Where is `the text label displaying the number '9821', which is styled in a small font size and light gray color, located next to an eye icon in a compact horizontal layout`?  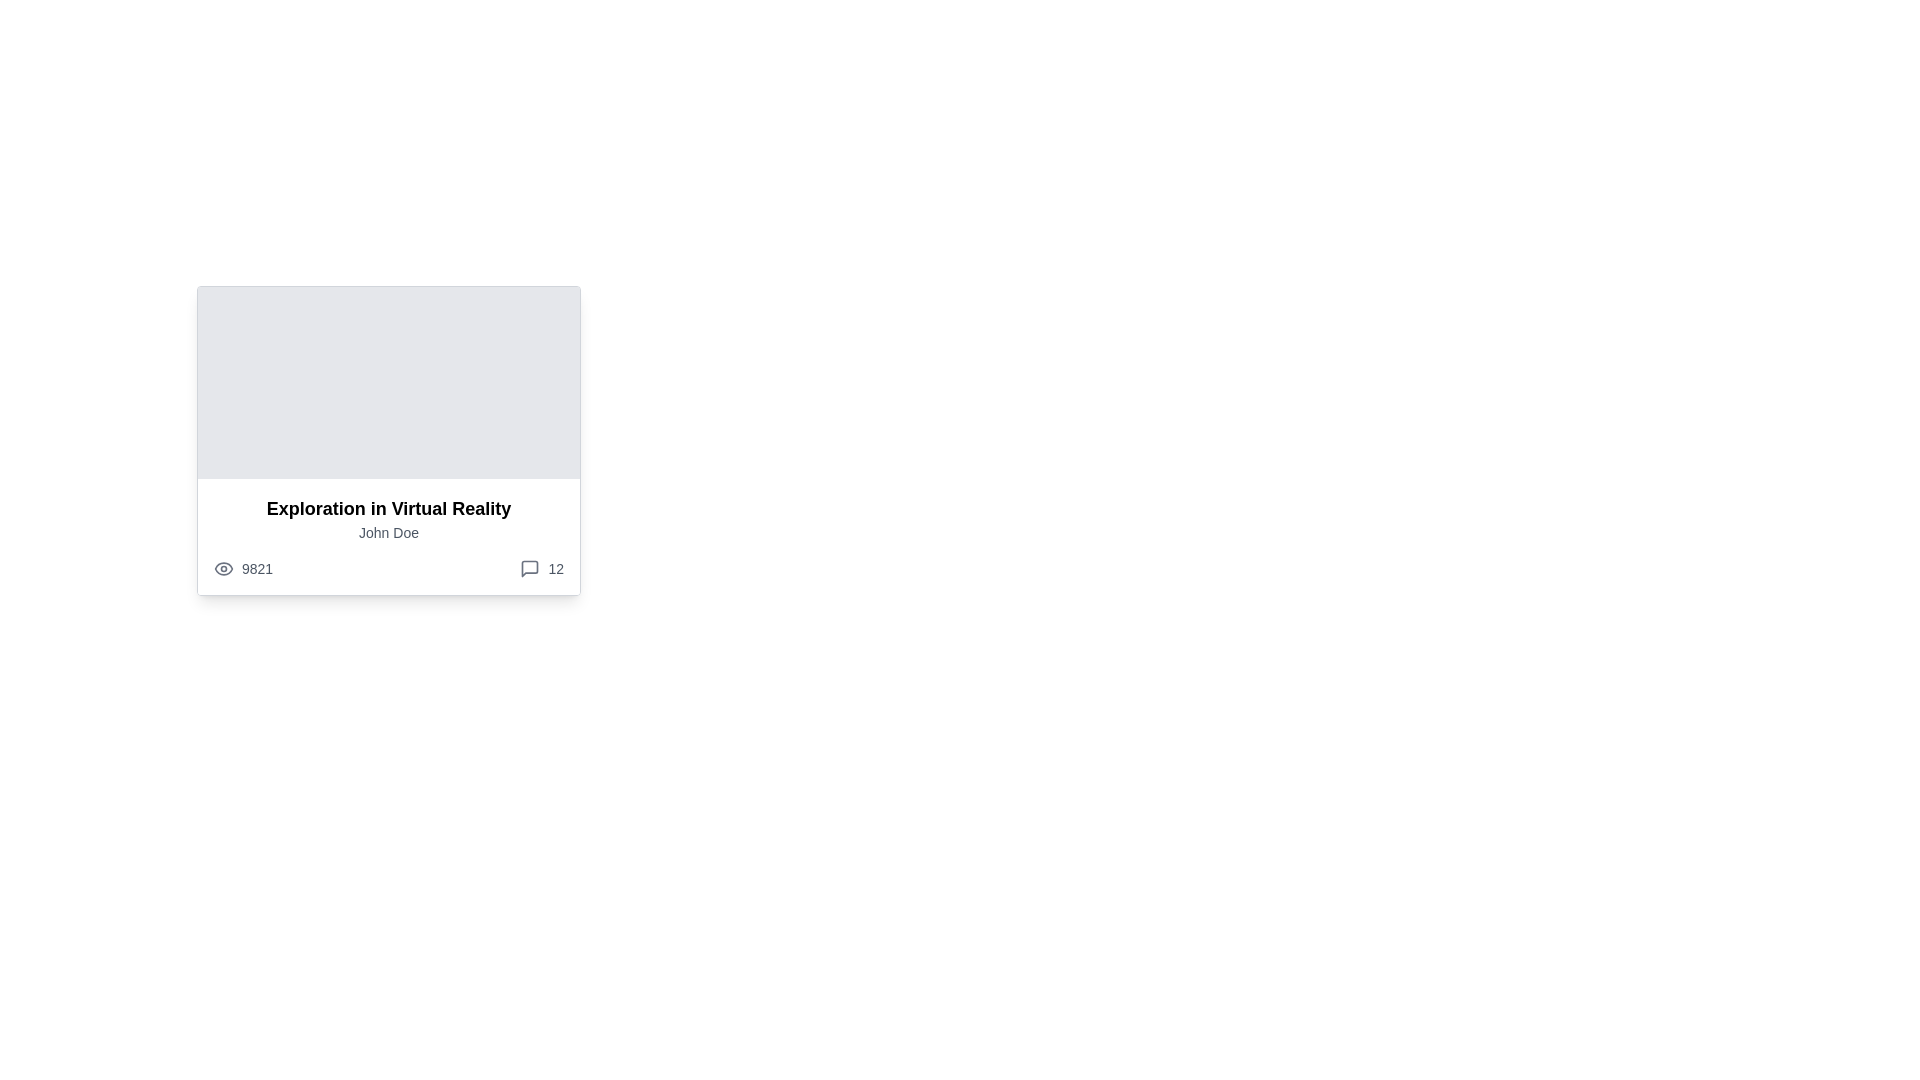
the text label displaying the number '9821', which is styled in a small font size and light gray color, located next to an eye icon in a compact horizontal layout is located at coordinates (256, 569).